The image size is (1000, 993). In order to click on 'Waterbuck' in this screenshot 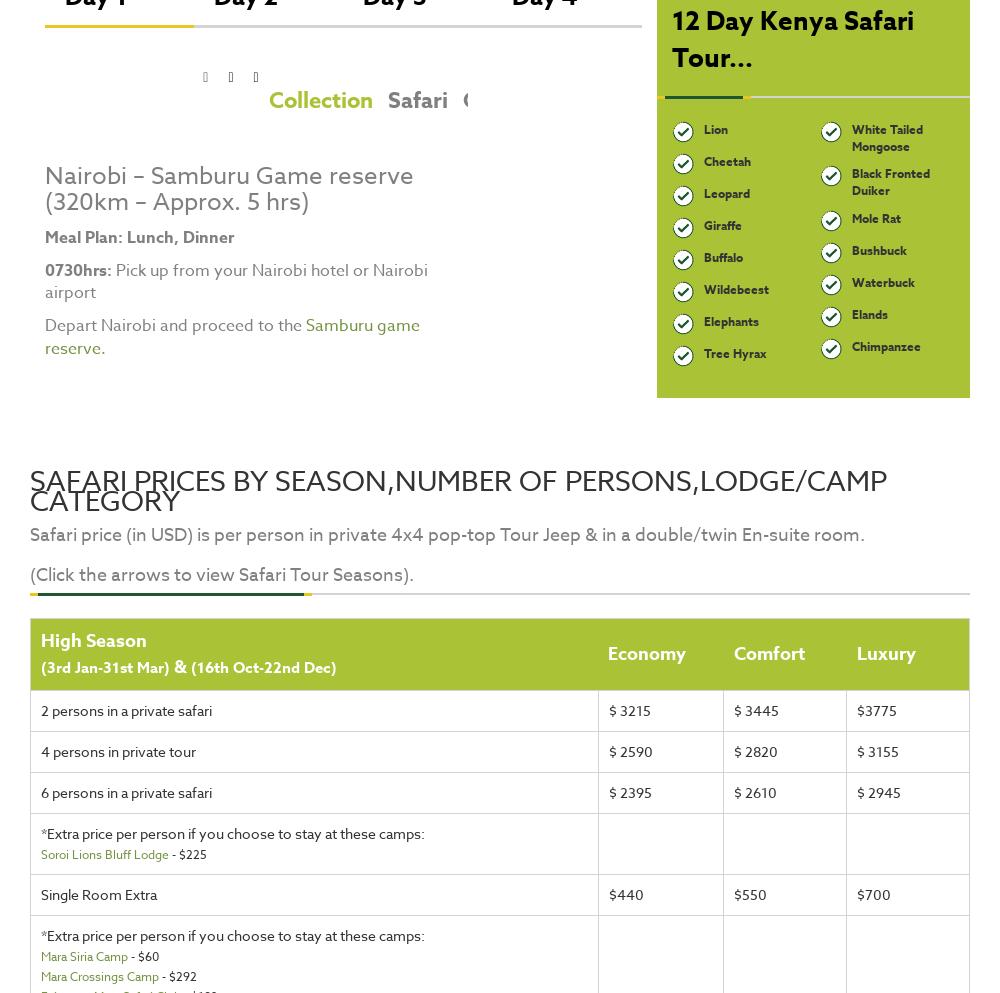, I will do `click(883, 281)`.